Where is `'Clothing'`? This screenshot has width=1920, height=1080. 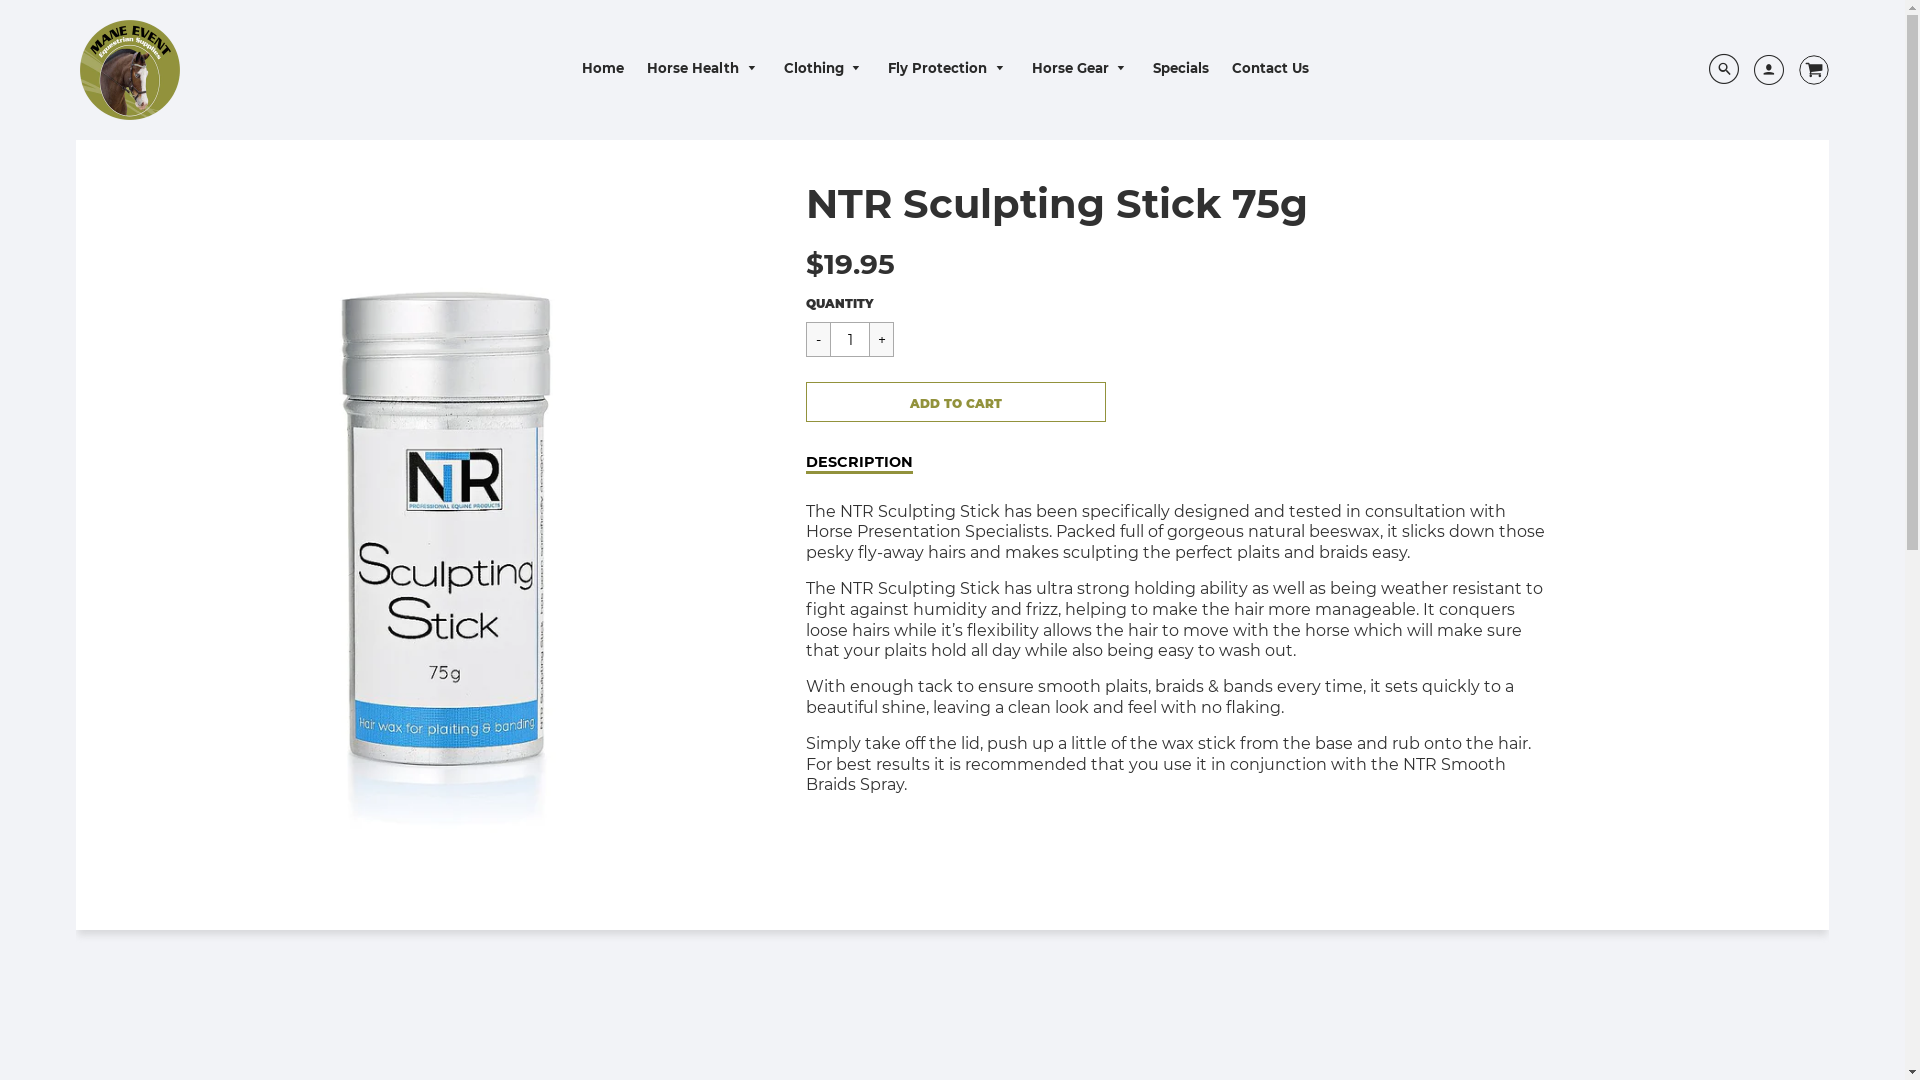 'Clothing' is located at coordinates (772, 67).